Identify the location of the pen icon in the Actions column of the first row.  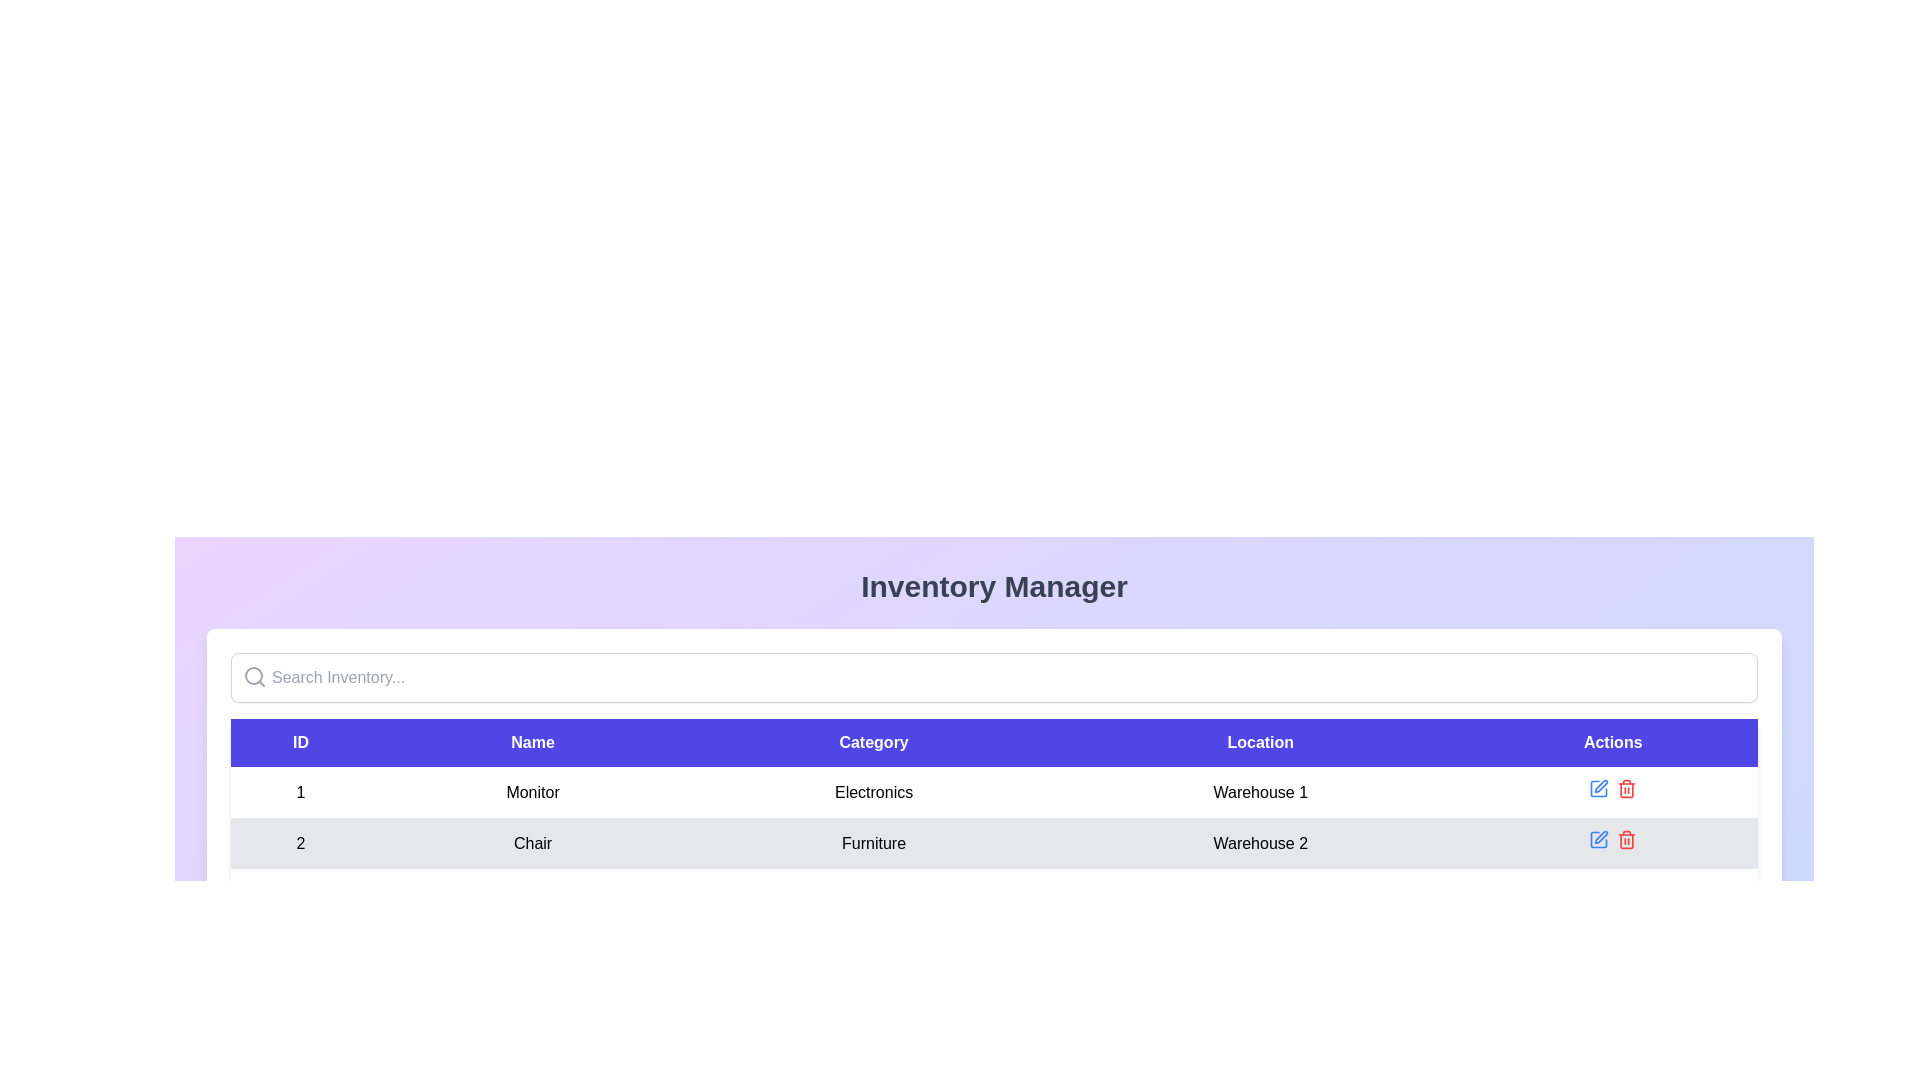
(1601, 785).